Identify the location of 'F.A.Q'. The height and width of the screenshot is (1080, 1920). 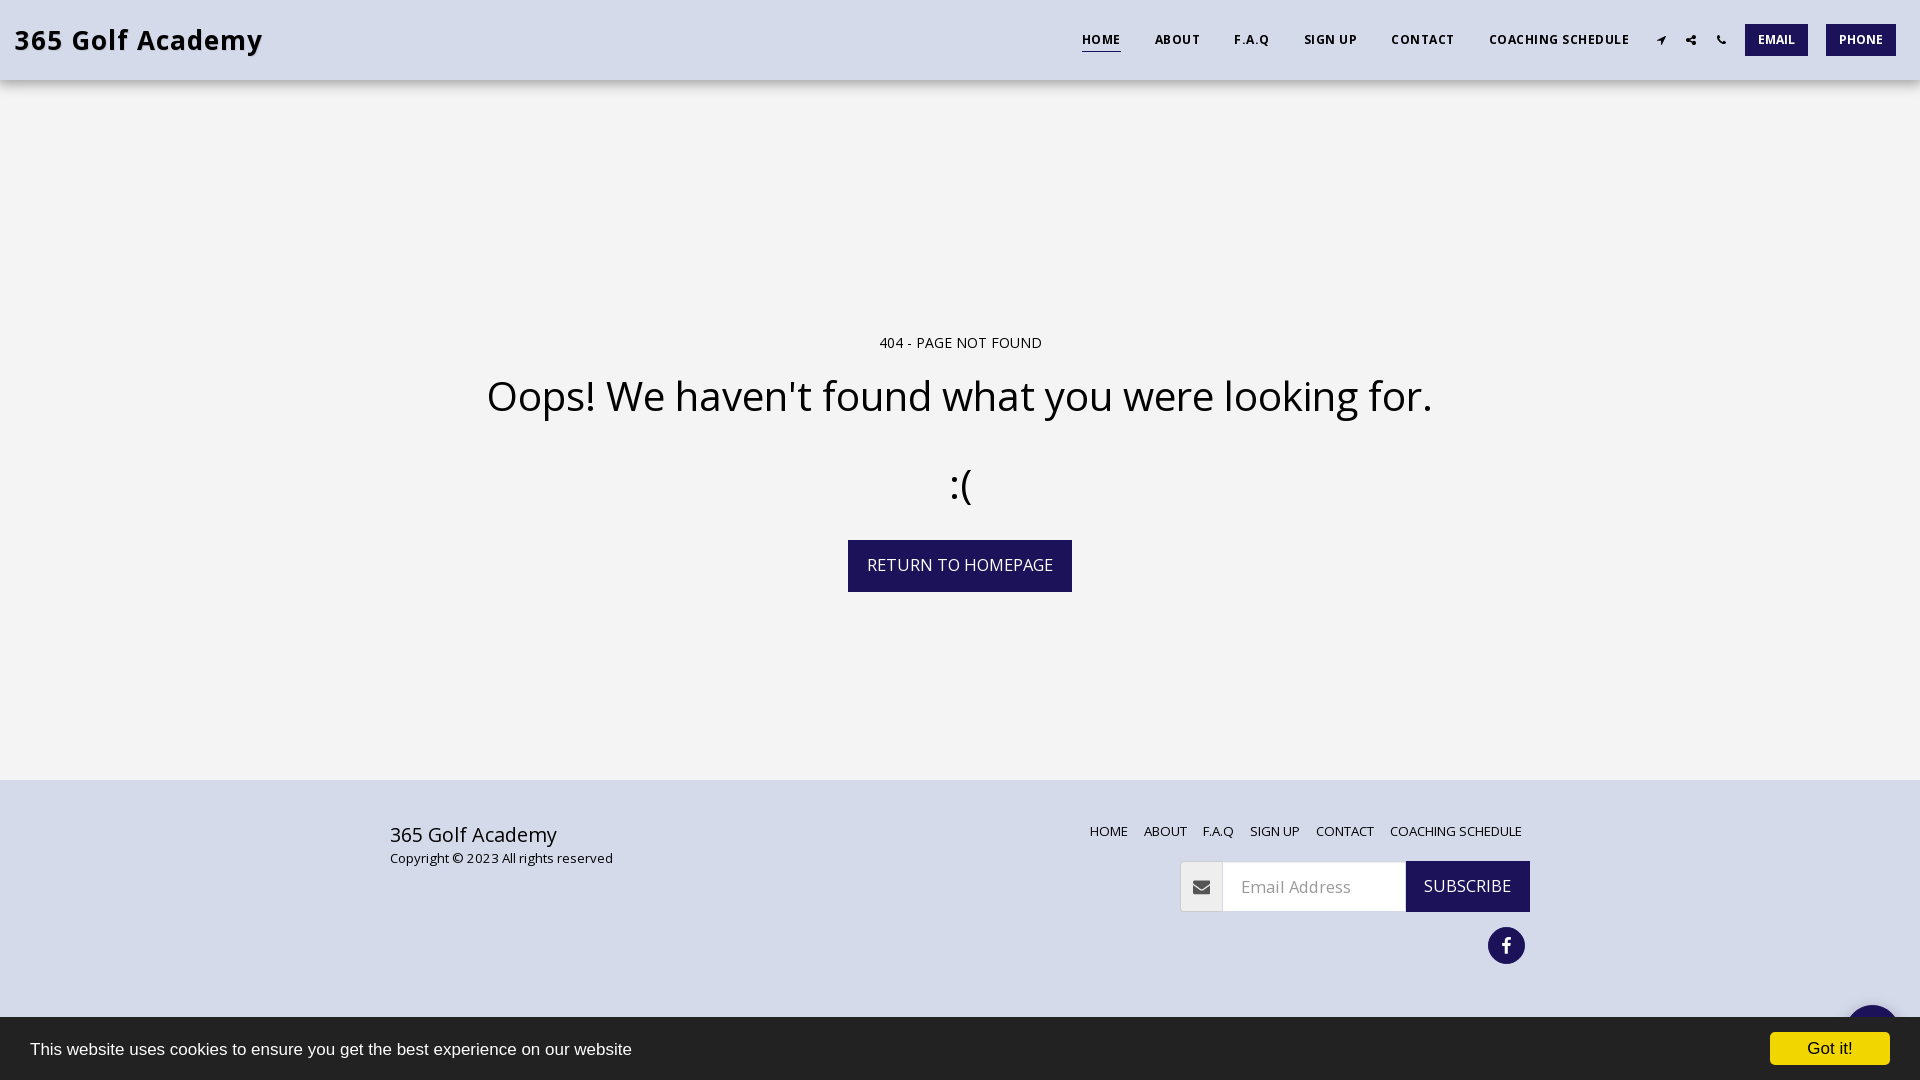
(1217, 830).